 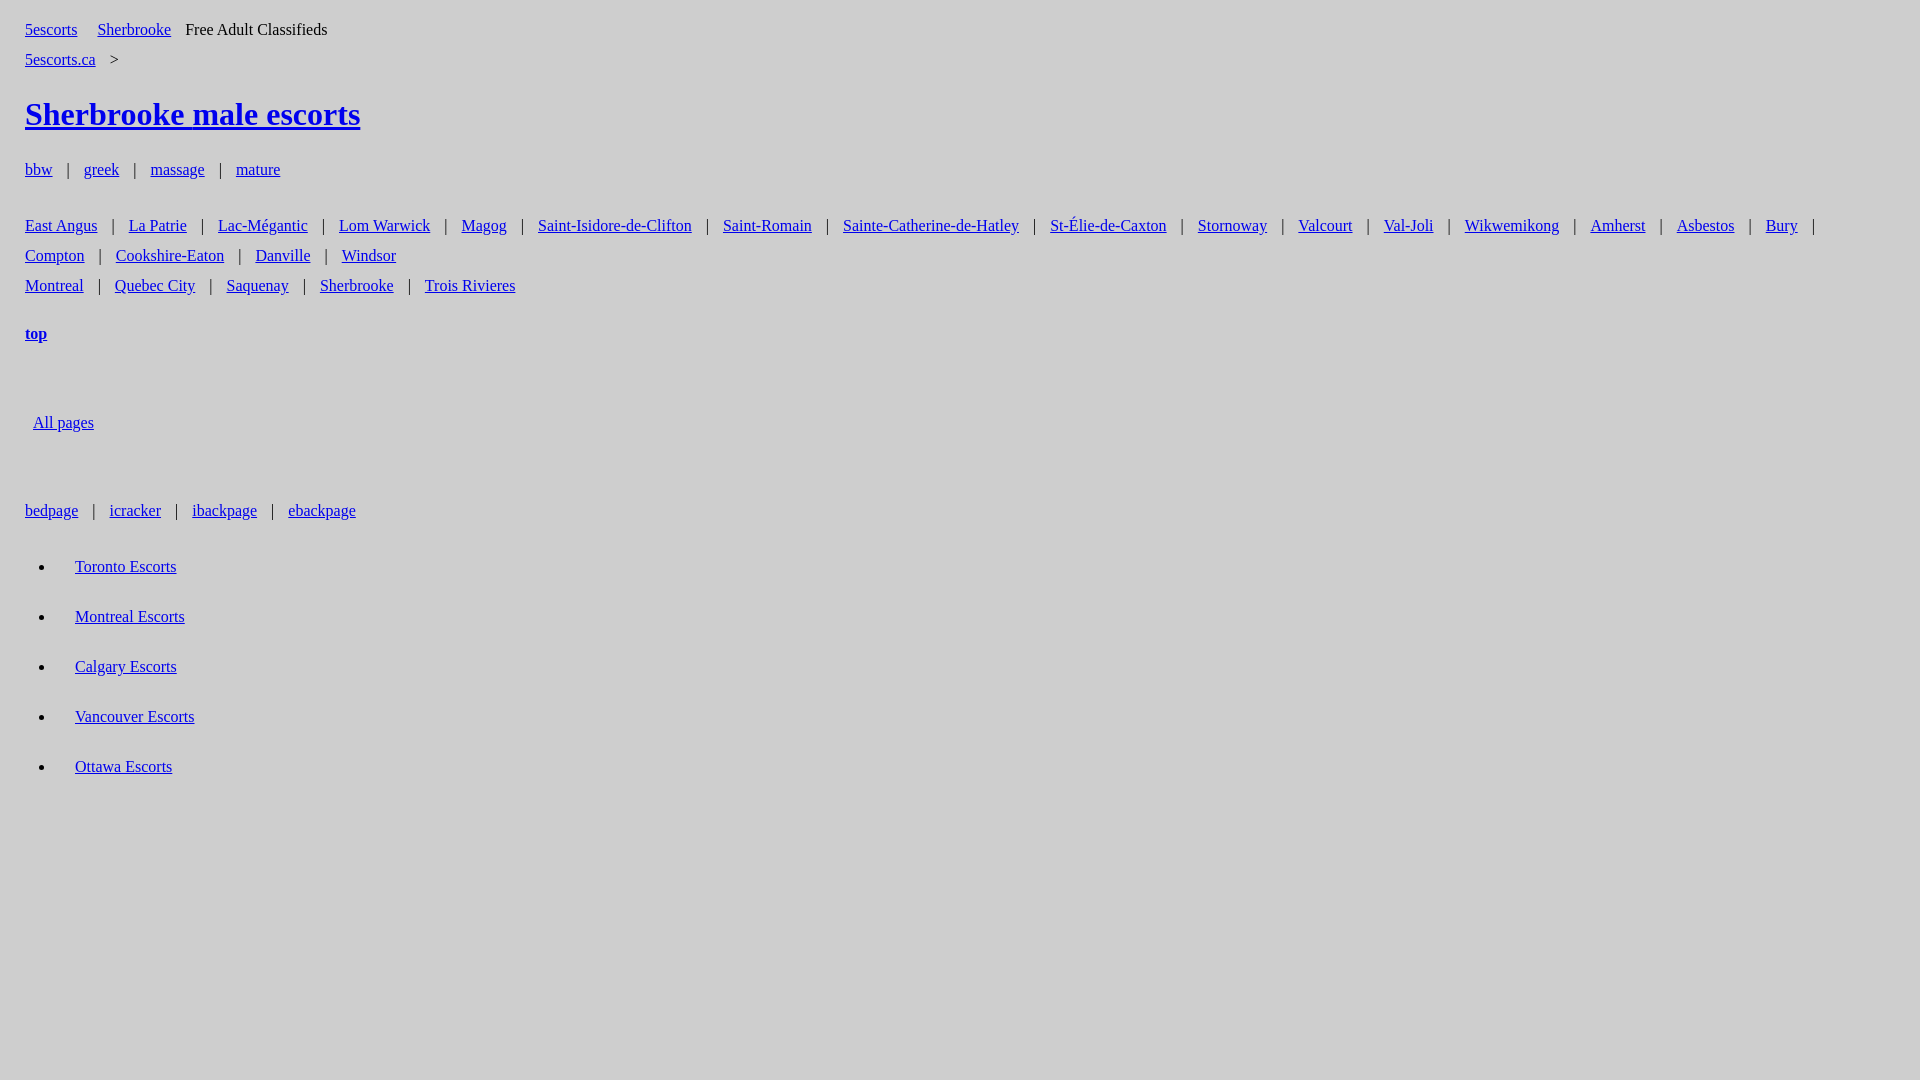 I want to click on 'Asbestos', so click(x=1666, y=225).